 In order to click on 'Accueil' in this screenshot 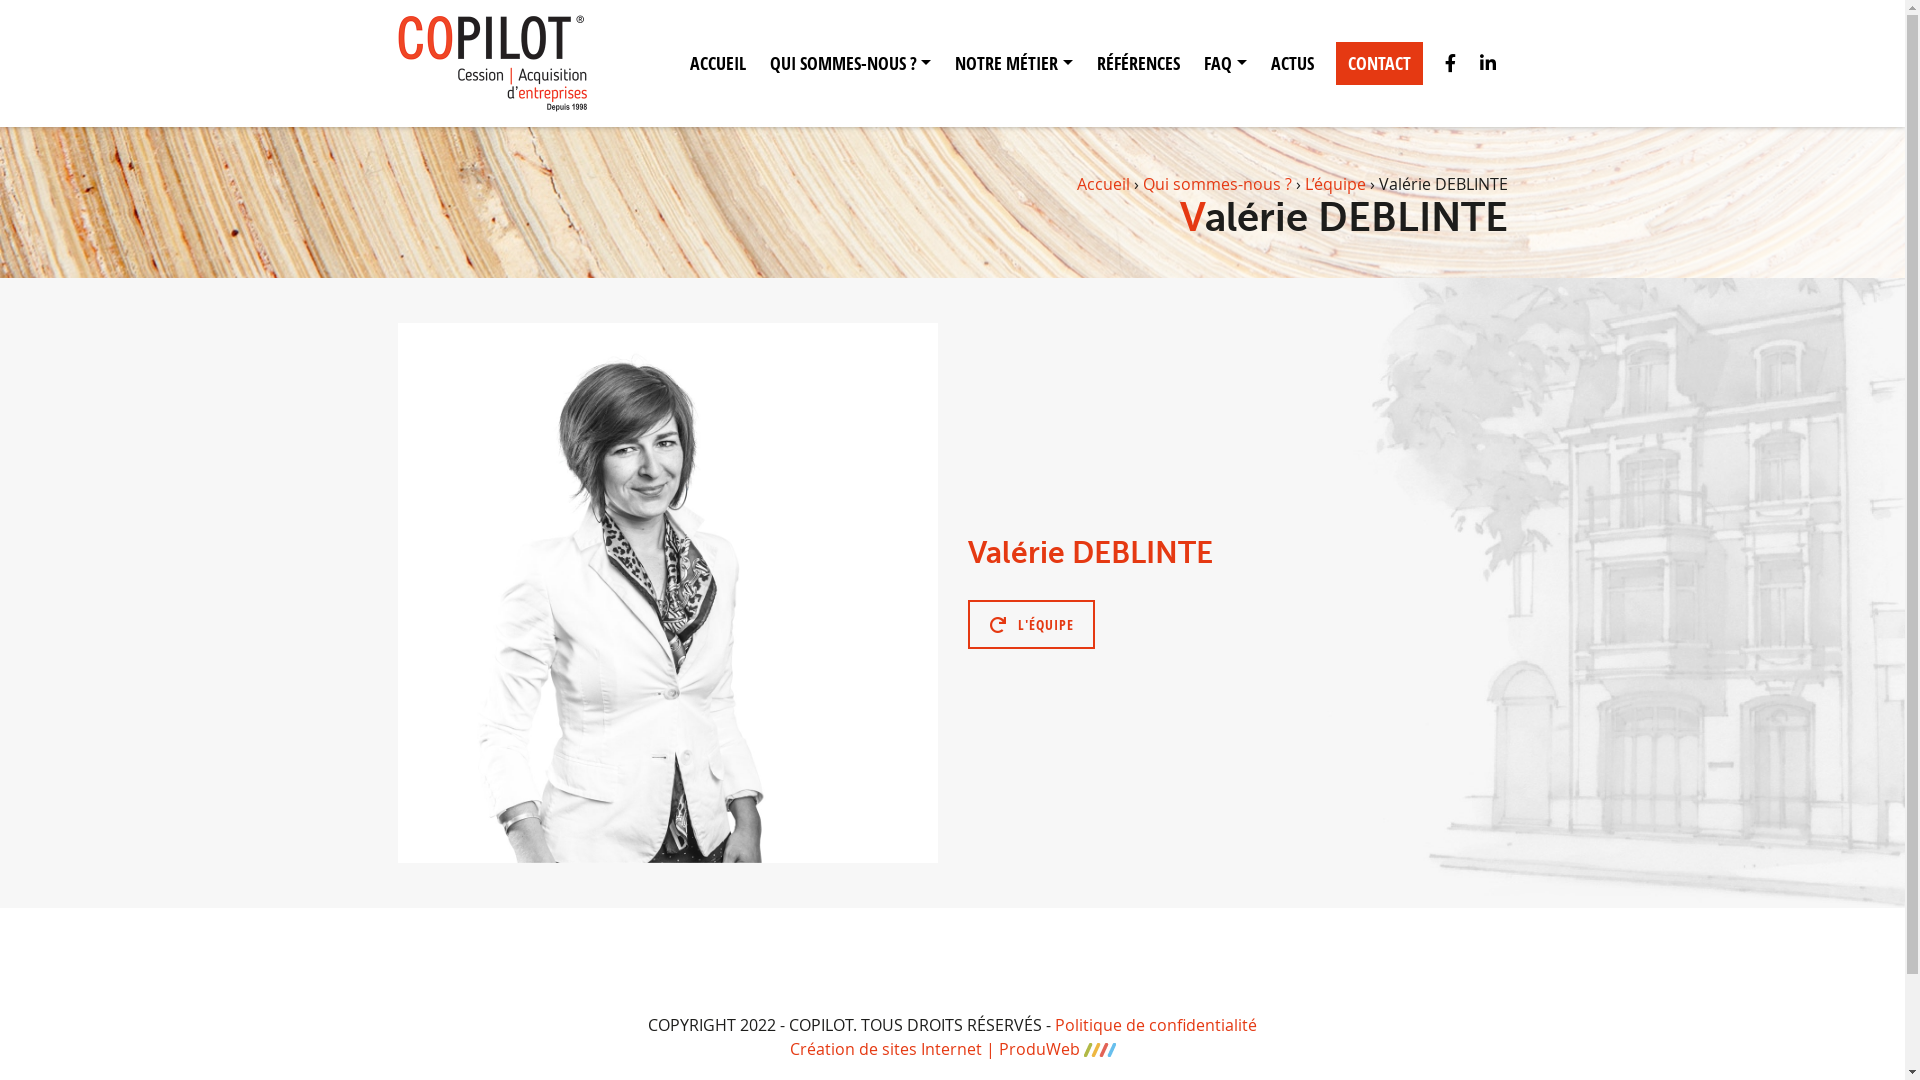, I will do `click(1101, 184)`.